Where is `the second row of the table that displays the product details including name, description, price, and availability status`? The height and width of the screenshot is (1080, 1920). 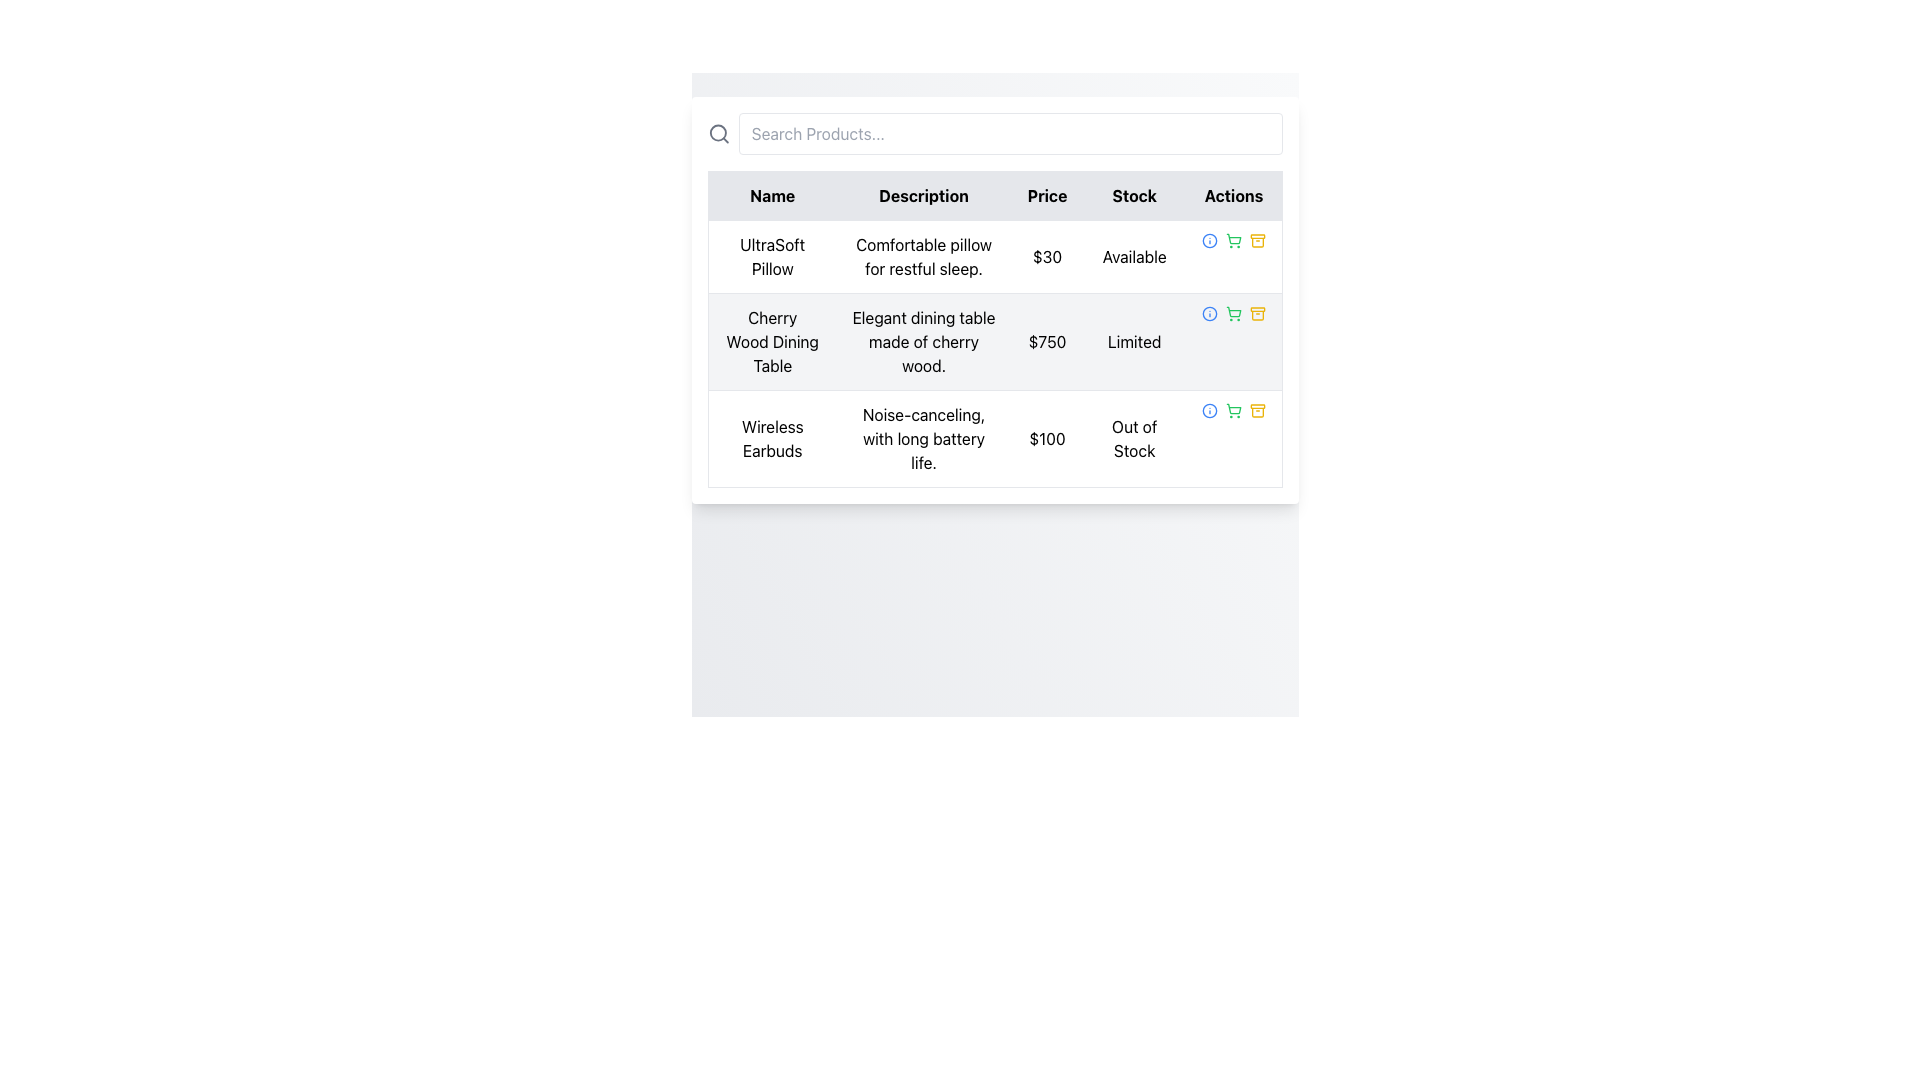
the second row of the table that displays the product details including name, description, price, and availability status is located at coordinates (995, 353).